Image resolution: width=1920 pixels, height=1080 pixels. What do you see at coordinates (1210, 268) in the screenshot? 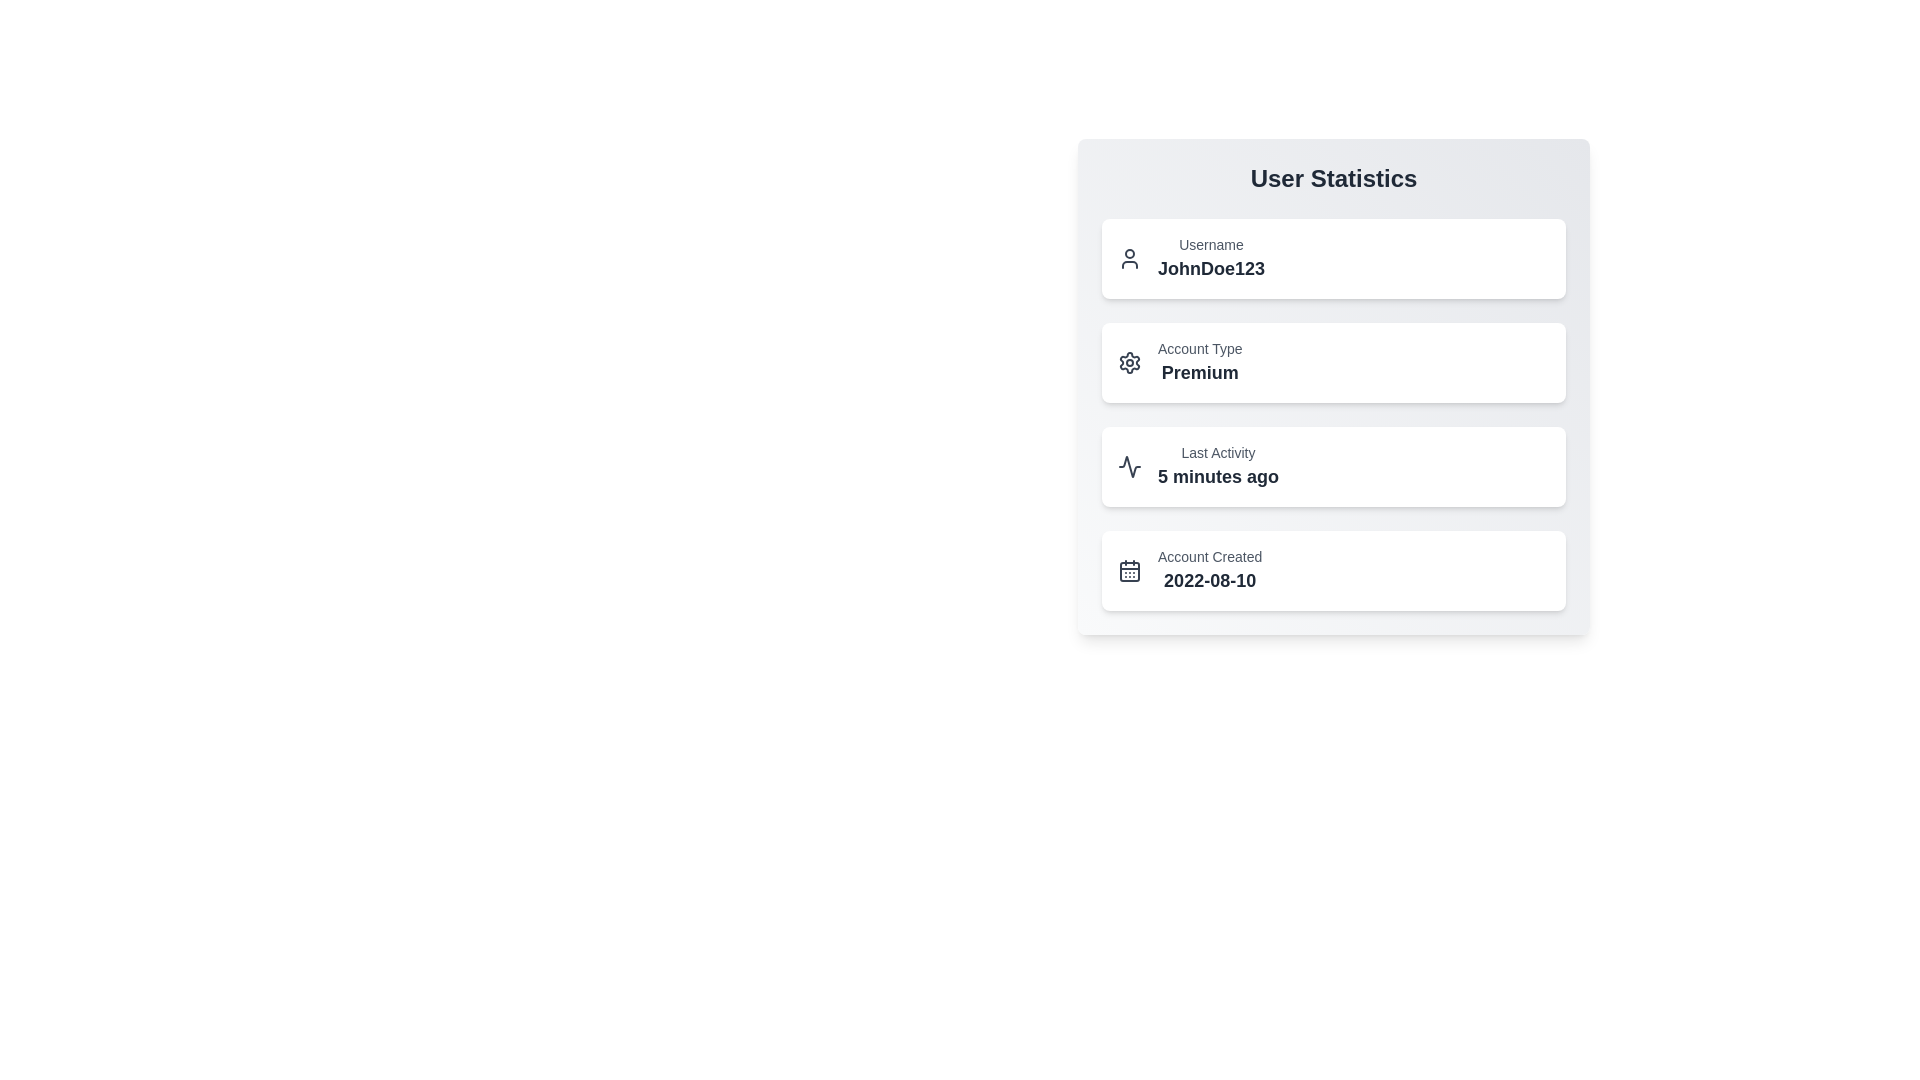
I see `the Text label displaying the username, which is positioned within the user statistics panel, directly below the 'Username' label` at bounding box center [1210, 268].